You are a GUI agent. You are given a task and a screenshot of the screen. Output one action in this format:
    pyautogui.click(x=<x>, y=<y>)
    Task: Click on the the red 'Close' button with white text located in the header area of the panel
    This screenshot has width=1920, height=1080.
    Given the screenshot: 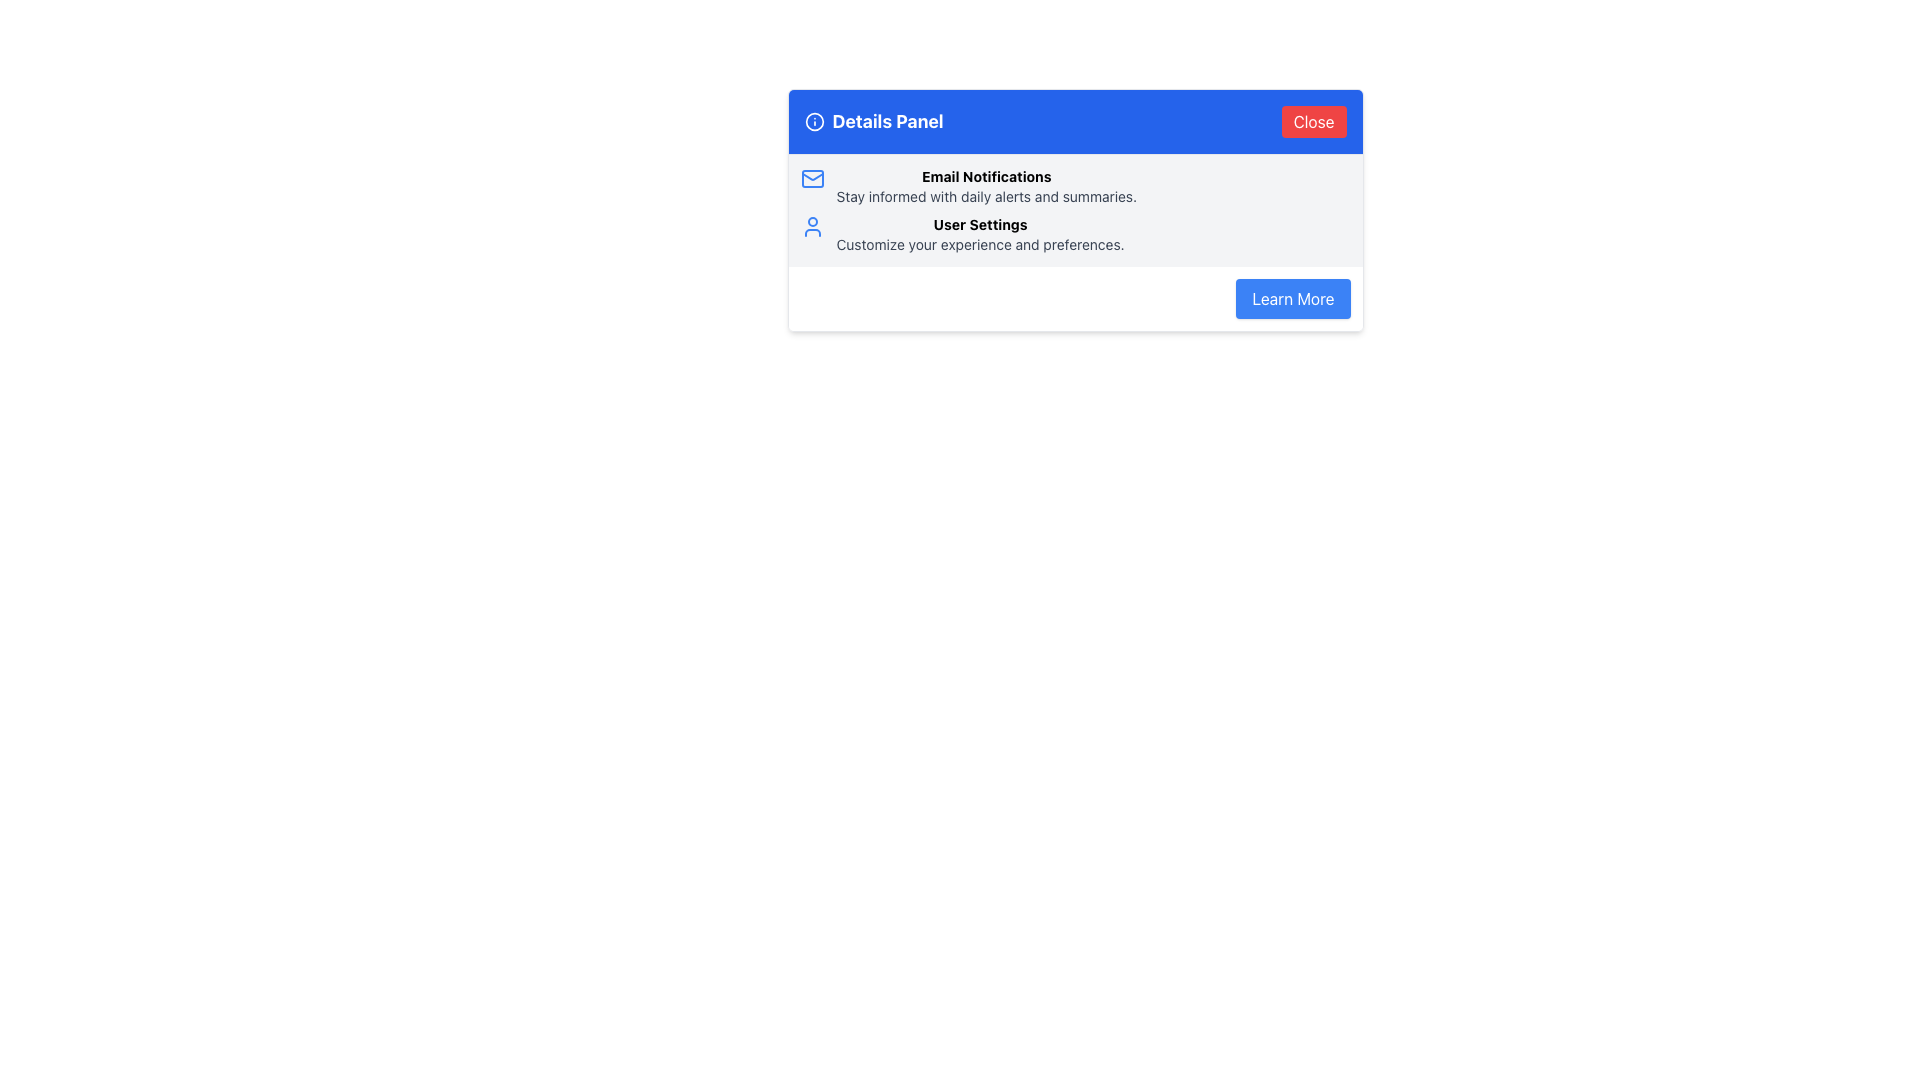 What is the action you would take?
    pyautogui.click(x=1314, y=122)
    